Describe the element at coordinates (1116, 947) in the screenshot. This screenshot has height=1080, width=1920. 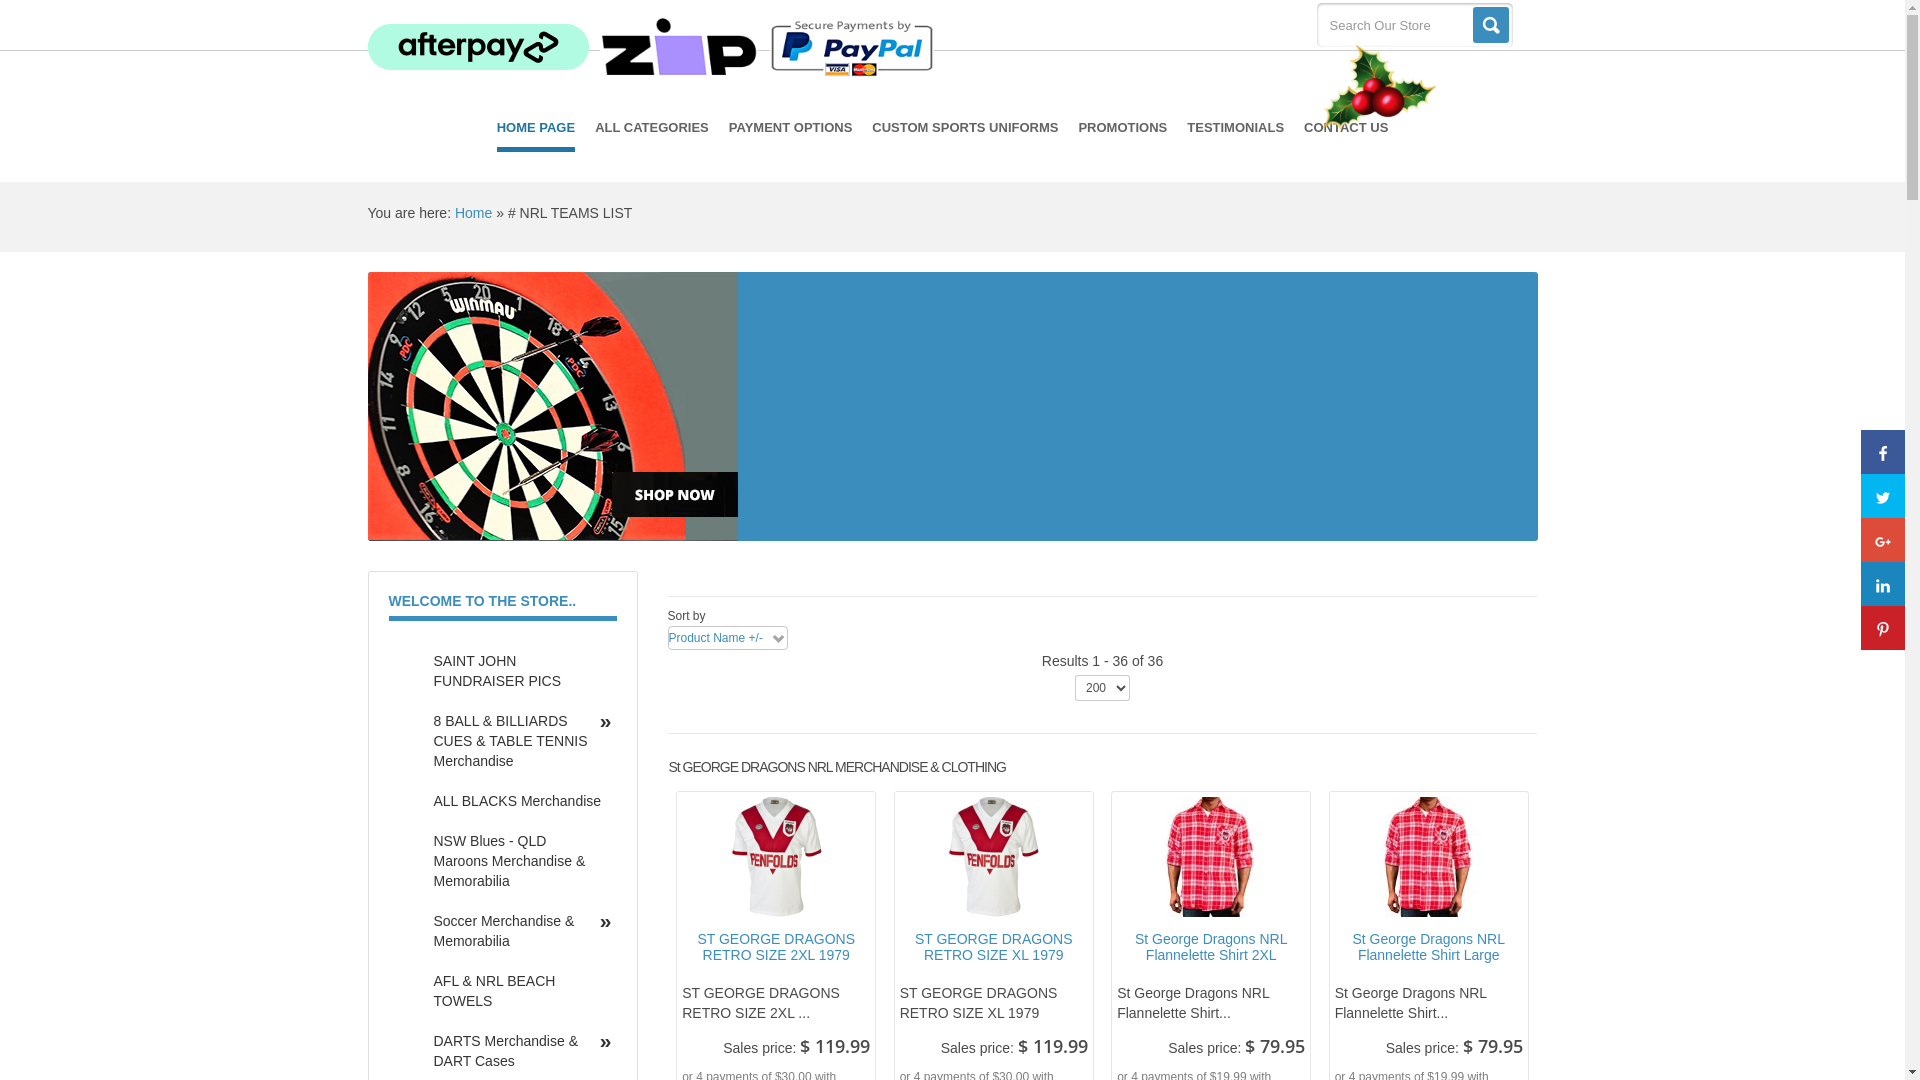
I see `'St George Dragons NRL Flannelette Shirt 2XL'` at that location.